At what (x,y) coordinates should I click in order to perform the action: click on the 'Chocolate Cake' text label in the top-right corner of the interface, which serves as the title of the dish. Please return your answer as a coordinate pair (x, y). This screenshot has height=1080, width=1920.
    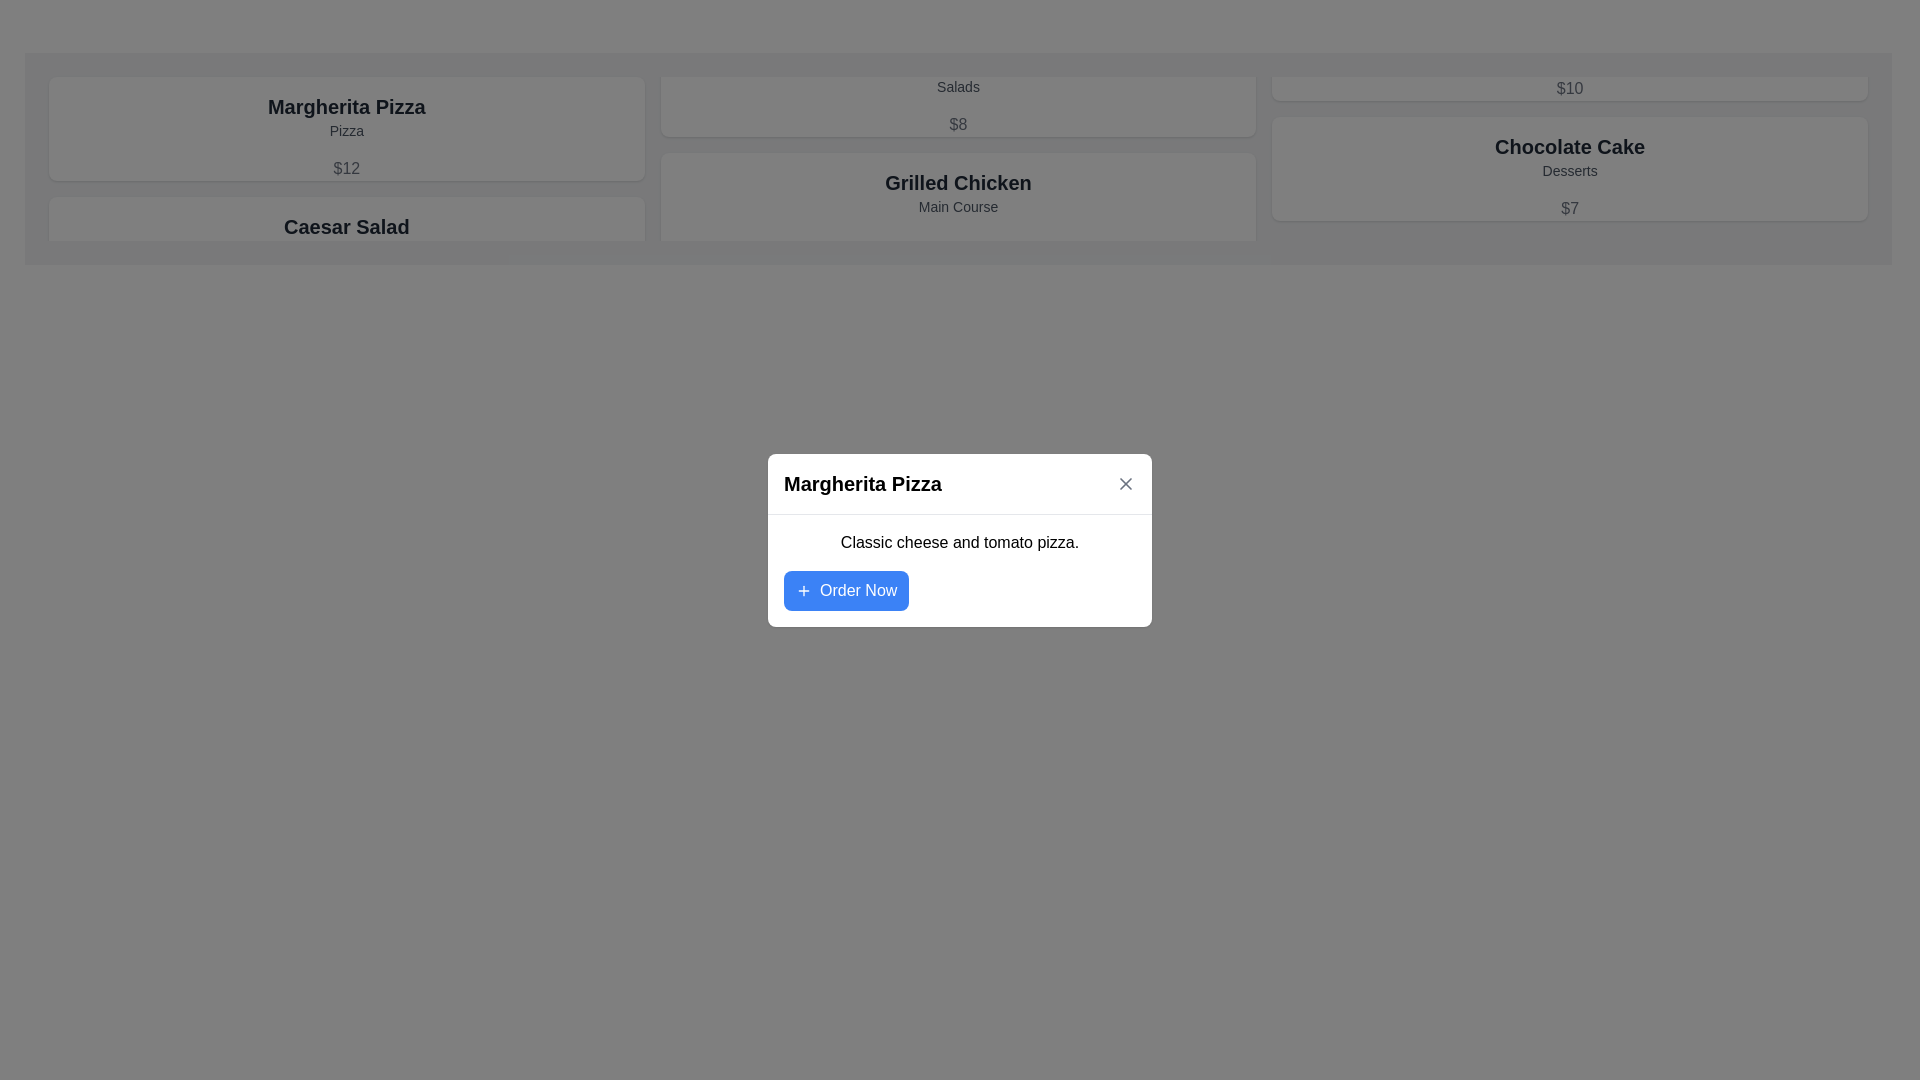
    Looking at the image, I should click on (1569, 145).